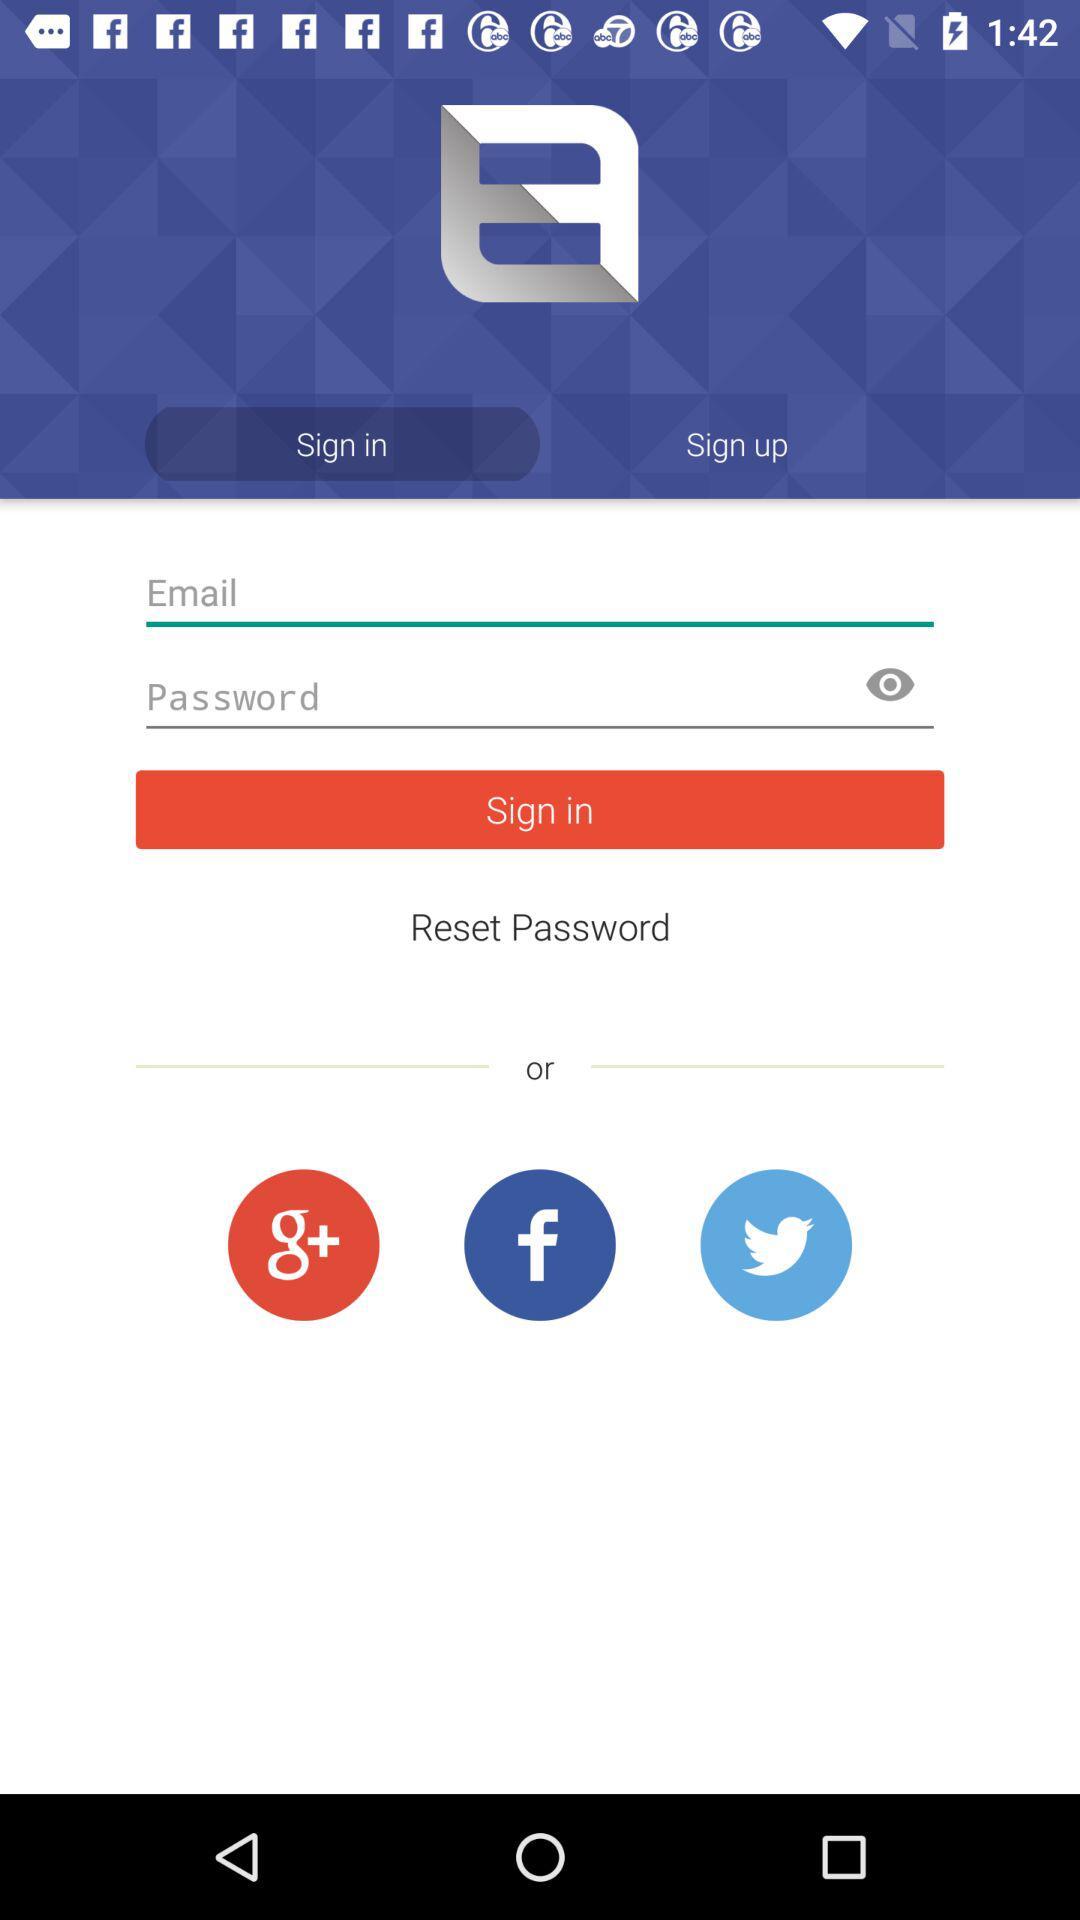  What do you see at coordinates (737, 442) in the screenshot?
I see `icon next to the sign in` at bounding box center [737, 442].